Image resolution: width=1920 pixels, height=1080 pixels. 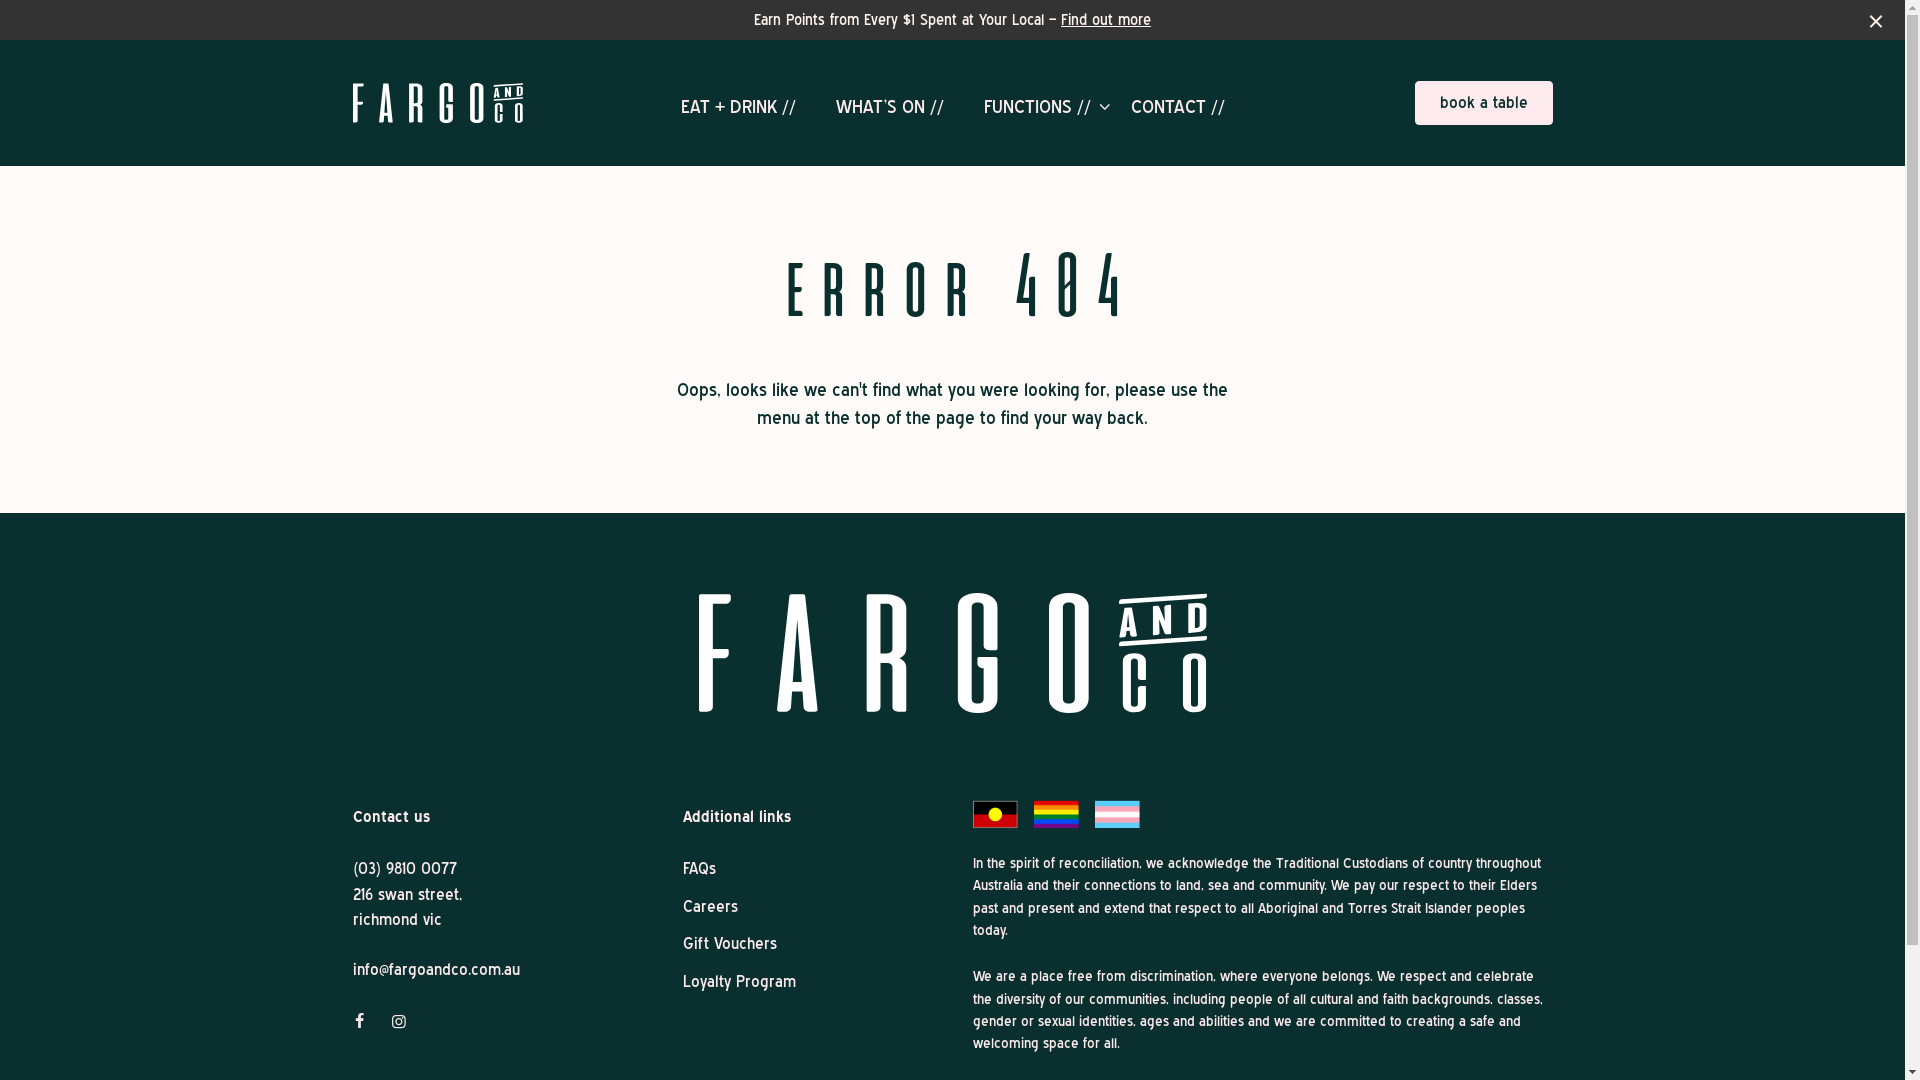 I want to click on 'book a table', so click(x=1483, y=103).